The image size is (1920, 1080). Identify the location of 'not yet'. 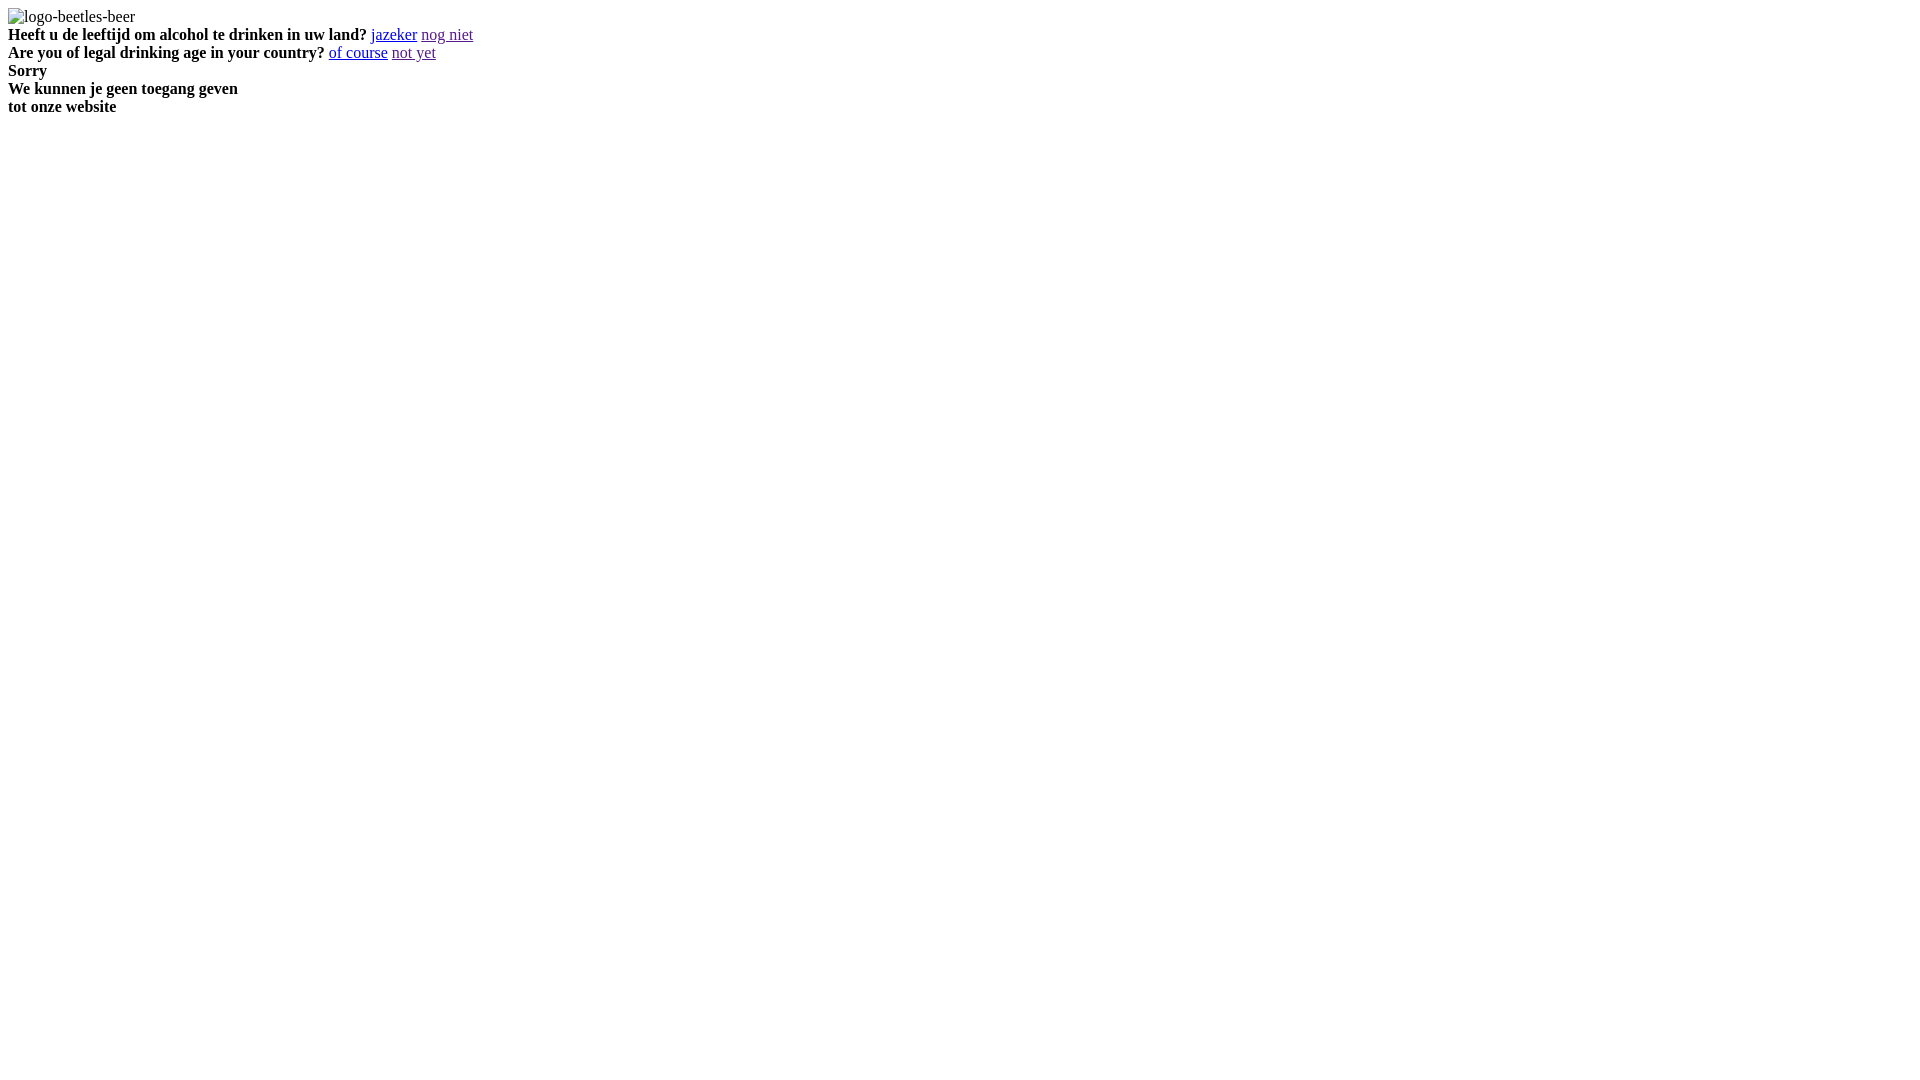
(412, 51).